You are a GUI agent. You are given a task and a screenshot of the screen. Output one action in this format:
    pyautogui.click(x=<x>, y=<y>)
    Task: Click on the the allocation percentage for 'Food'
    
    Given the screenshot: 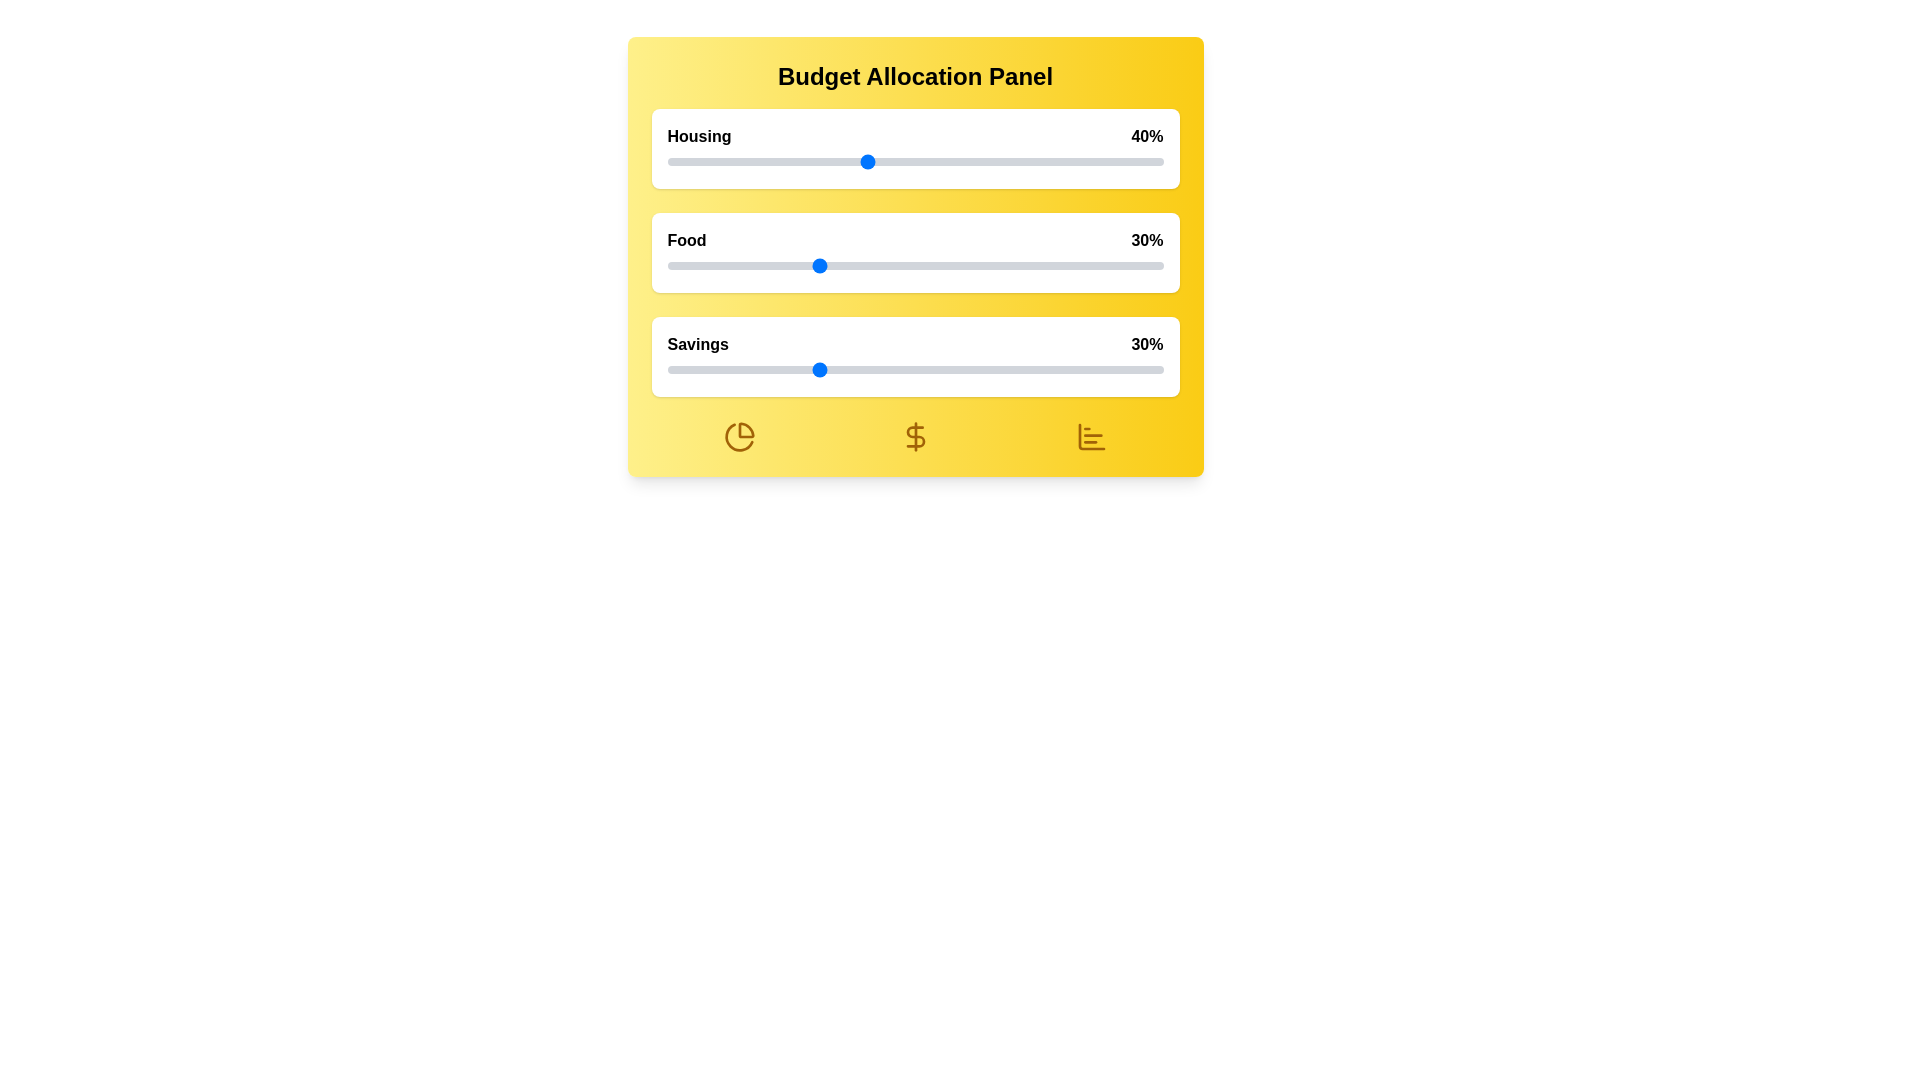 What is the action you would take?
    pyautogui.click(x=1014, y=265)
    